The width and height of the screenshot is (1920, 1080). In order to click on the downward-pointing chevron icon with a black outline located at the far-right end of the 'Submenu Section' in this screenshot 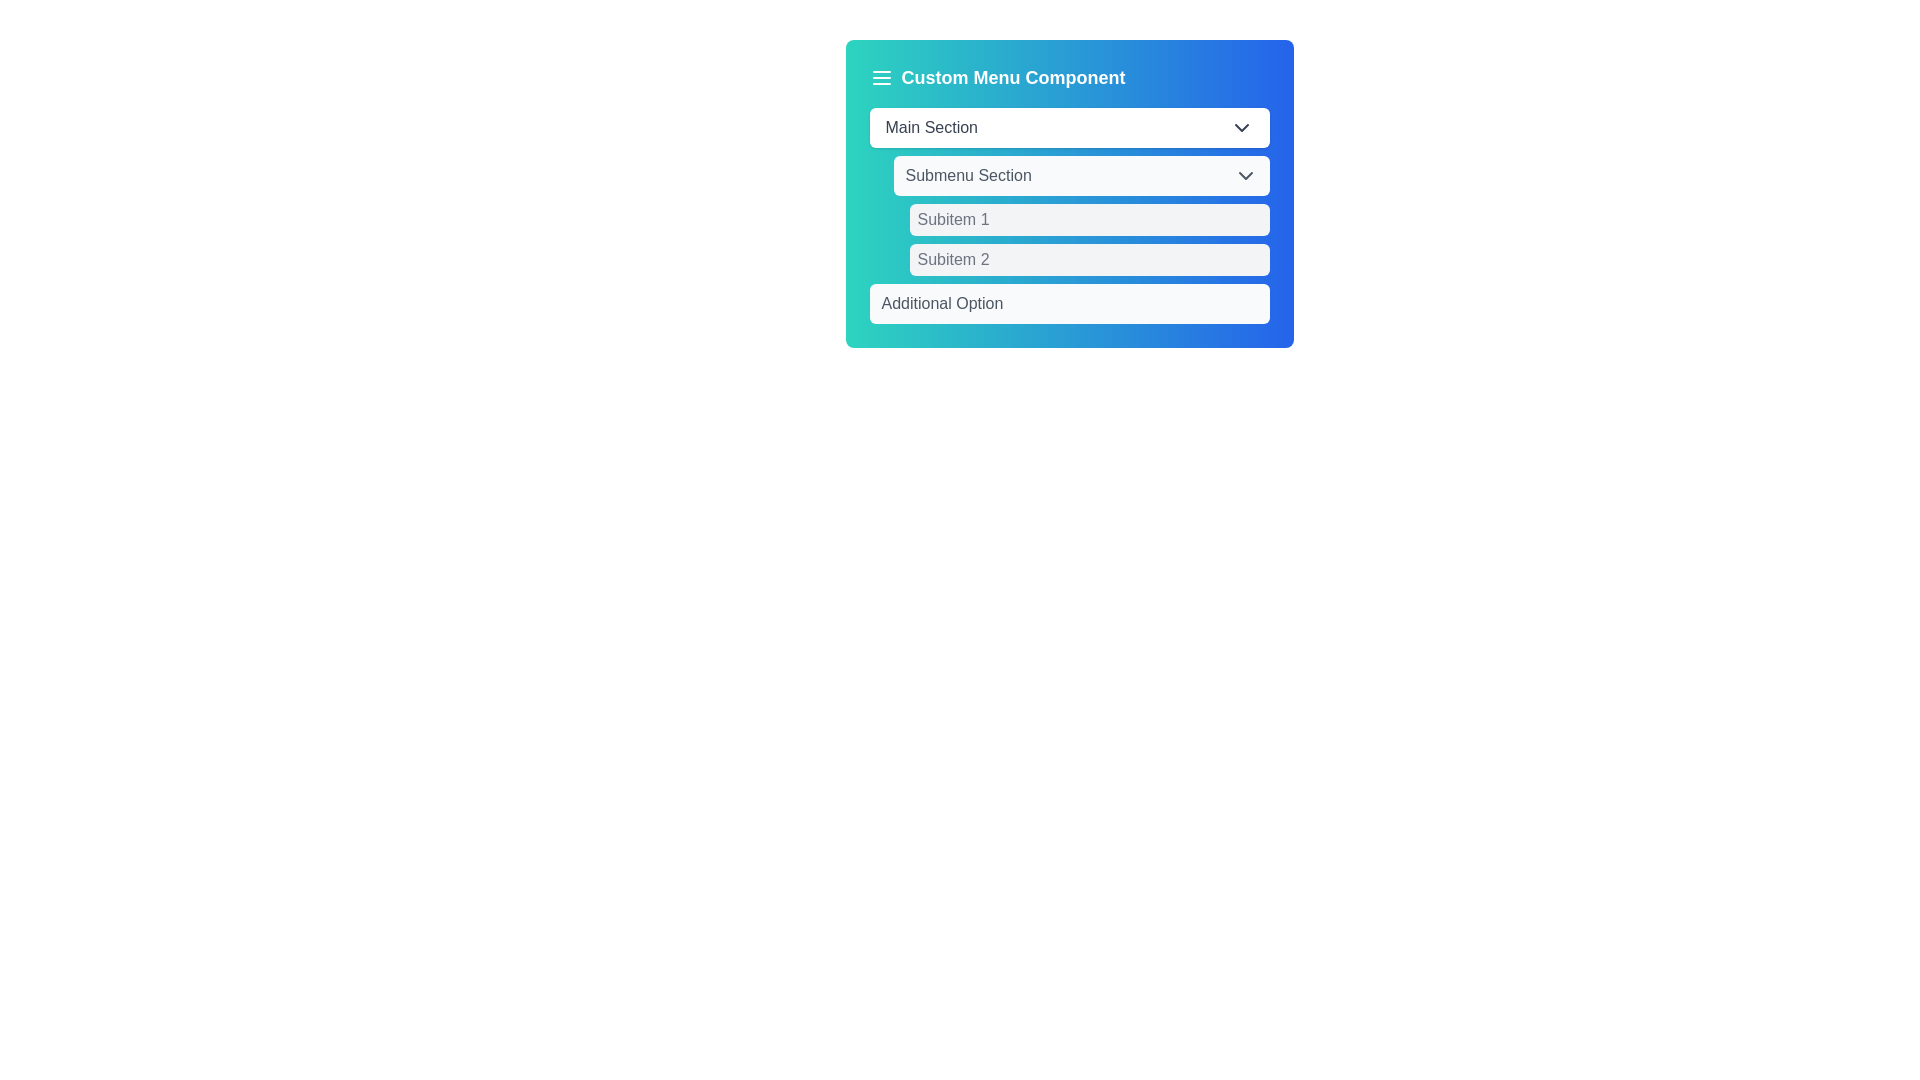, I will do `click(1244, 175)`.